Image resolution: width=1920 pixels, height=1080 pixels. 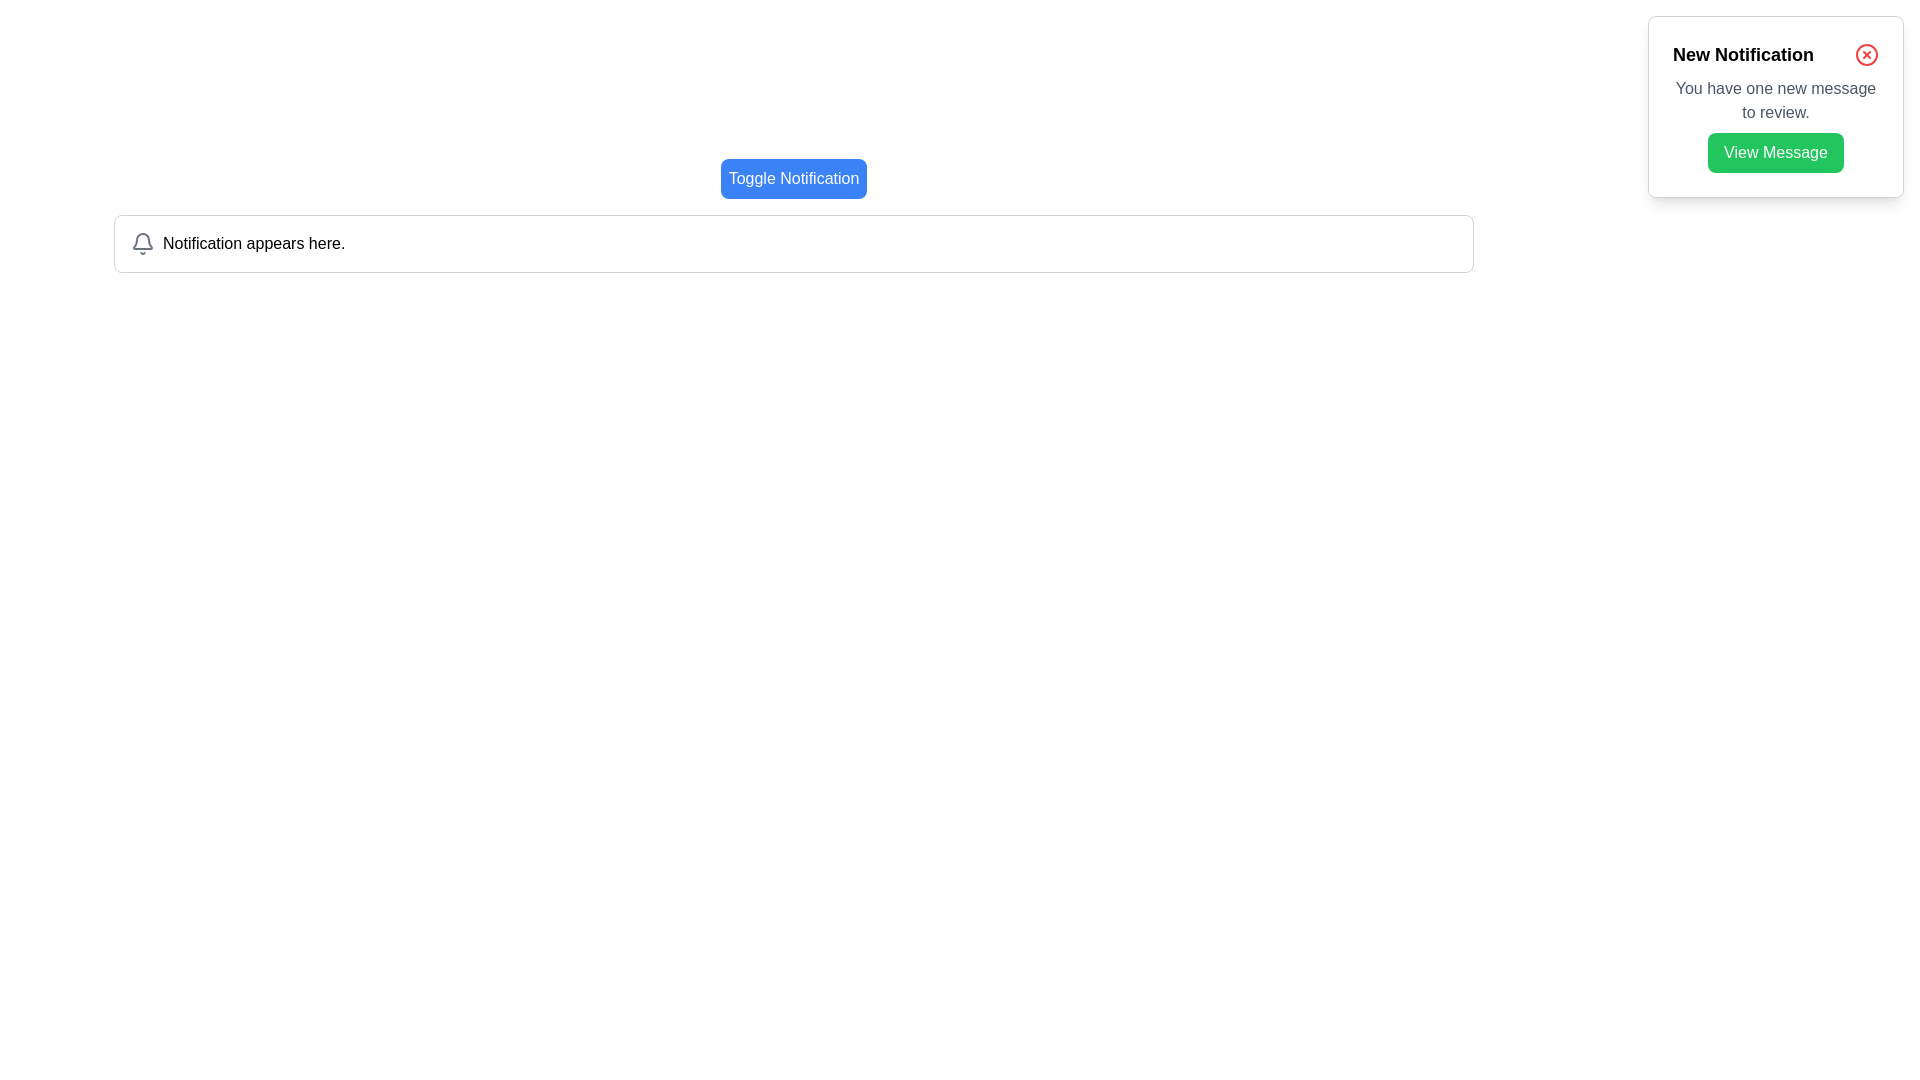 I want to click on the circle icon element representing the 'close' or 'dismiss' functionality located in the top-right corner of the notification card beside the 'New Notification' header, so click(x=1866, y=53).